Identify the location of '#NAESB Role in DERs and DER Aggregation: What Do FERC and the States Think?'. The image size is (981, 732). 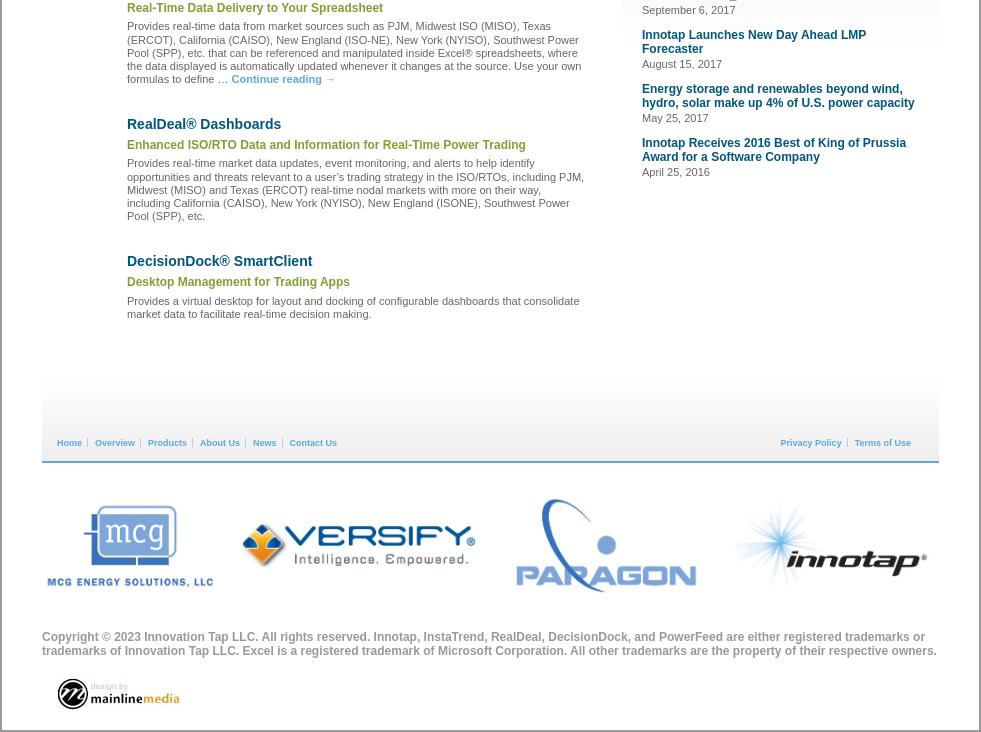
(635, 361).